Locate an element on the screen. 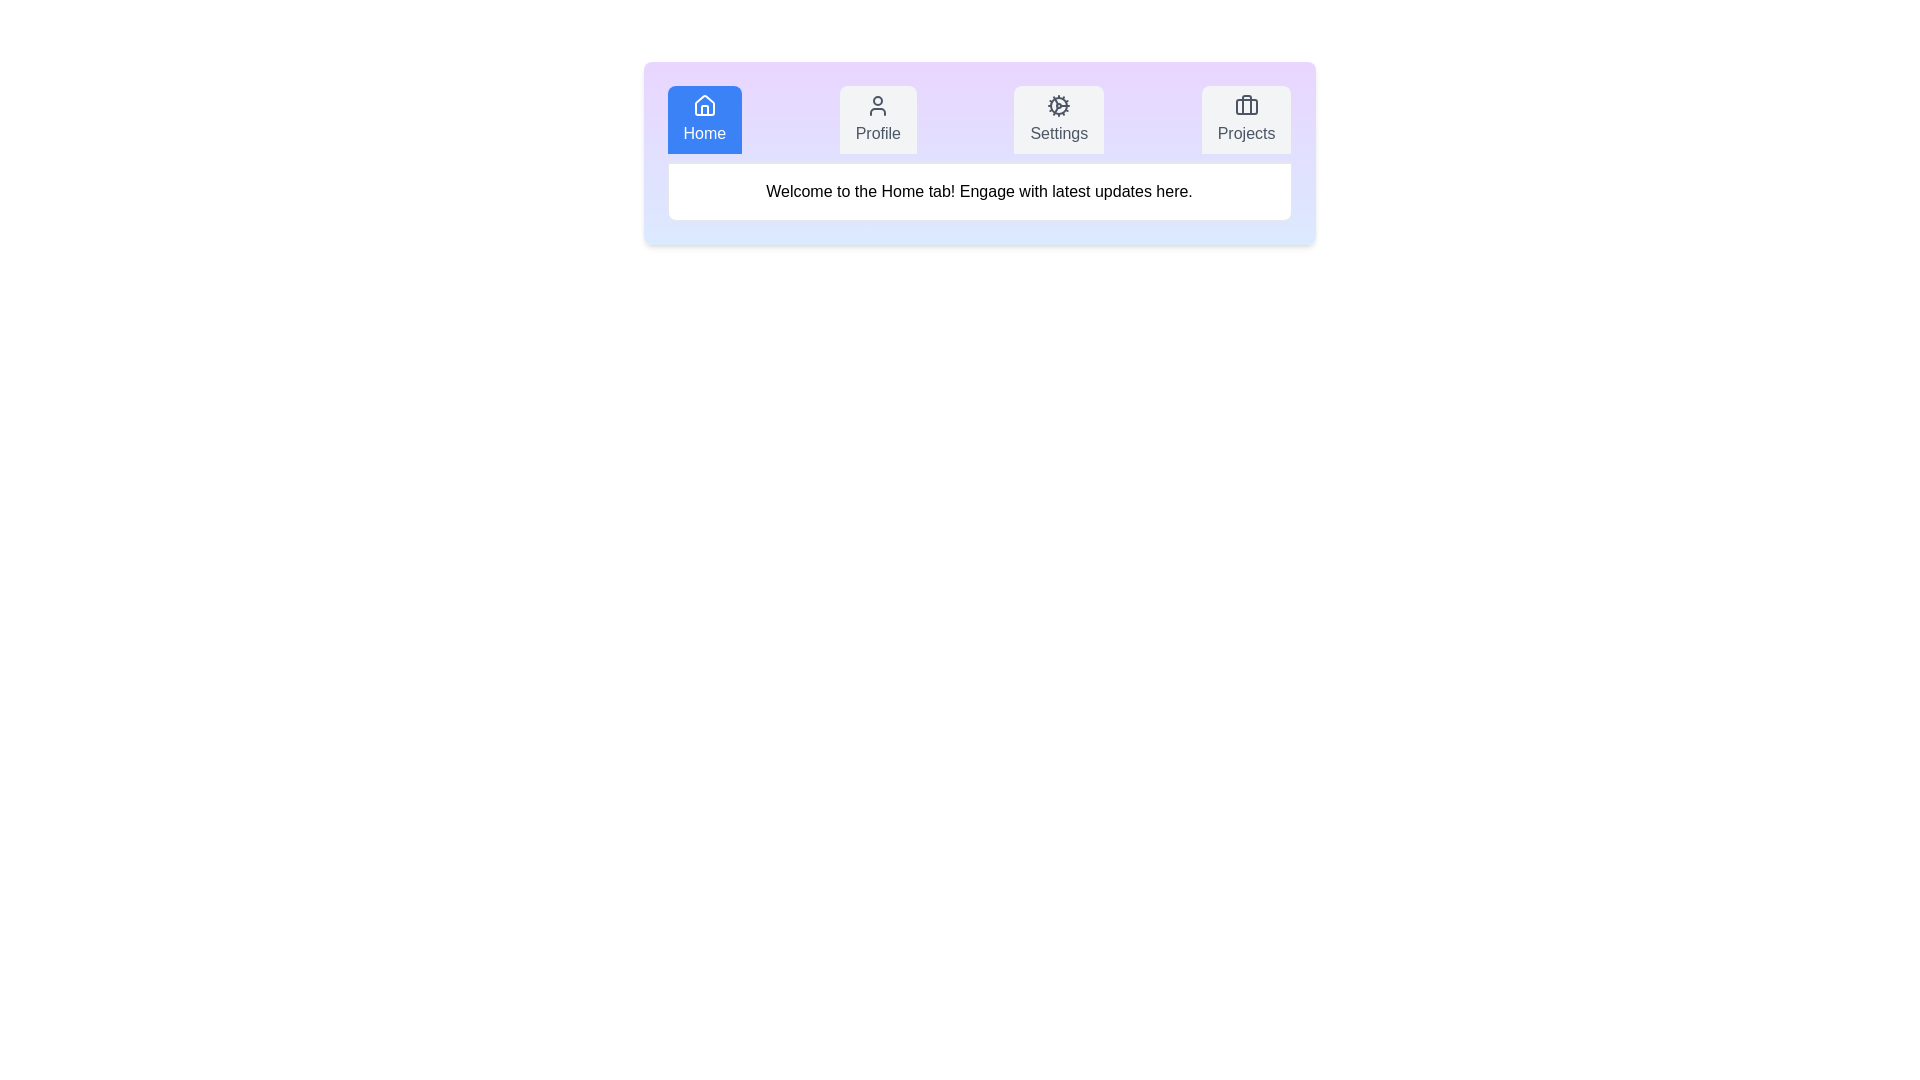 The height and width of the screenshot is (1080, 1920). SVG rectangle element styled as part of a briefcase icon located in the rightmost section of the navigation bar labeled 'Projects' using developer tools is located at coordinates (1245, 107).